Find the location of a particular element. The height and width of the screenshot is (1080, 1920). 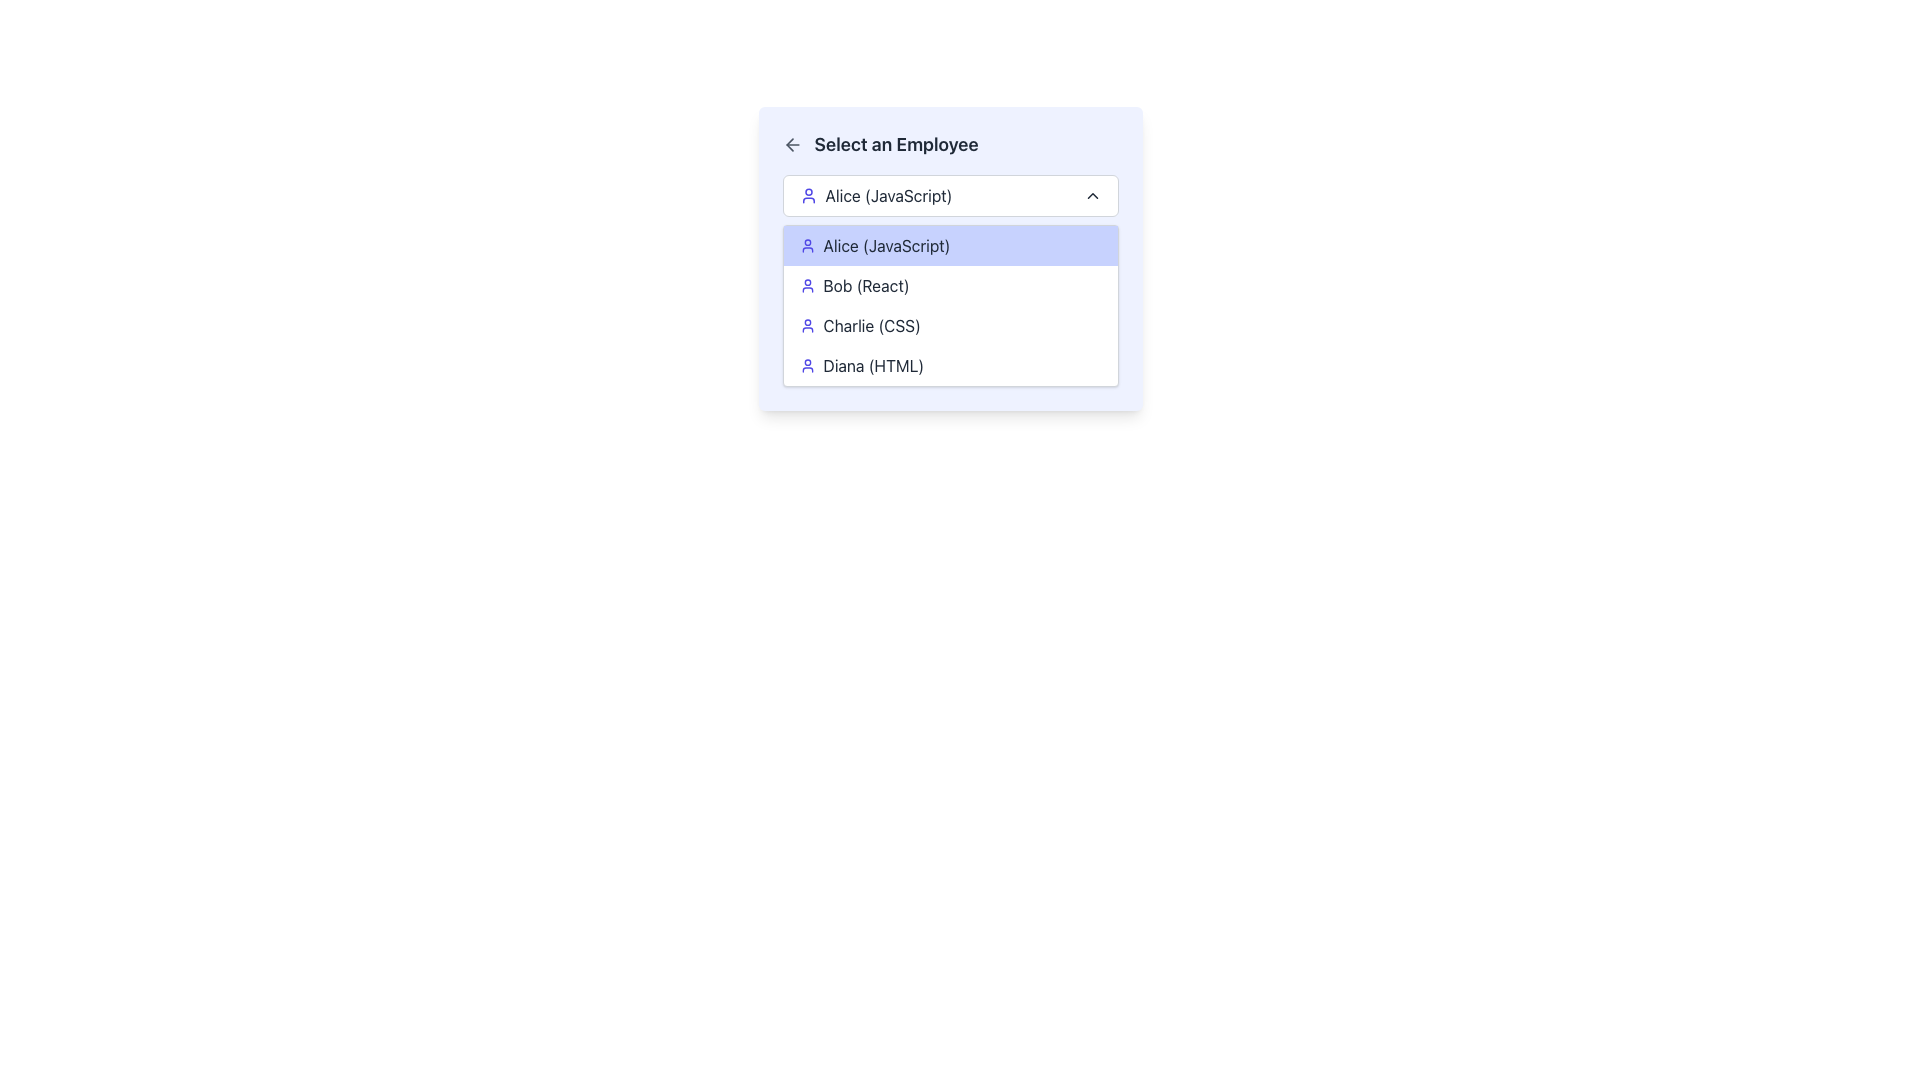

the dropdown selection box labeled 'Alice (JavaScript)' located beneath the title 'Select an Employee' is located at coordinates (949, 196).